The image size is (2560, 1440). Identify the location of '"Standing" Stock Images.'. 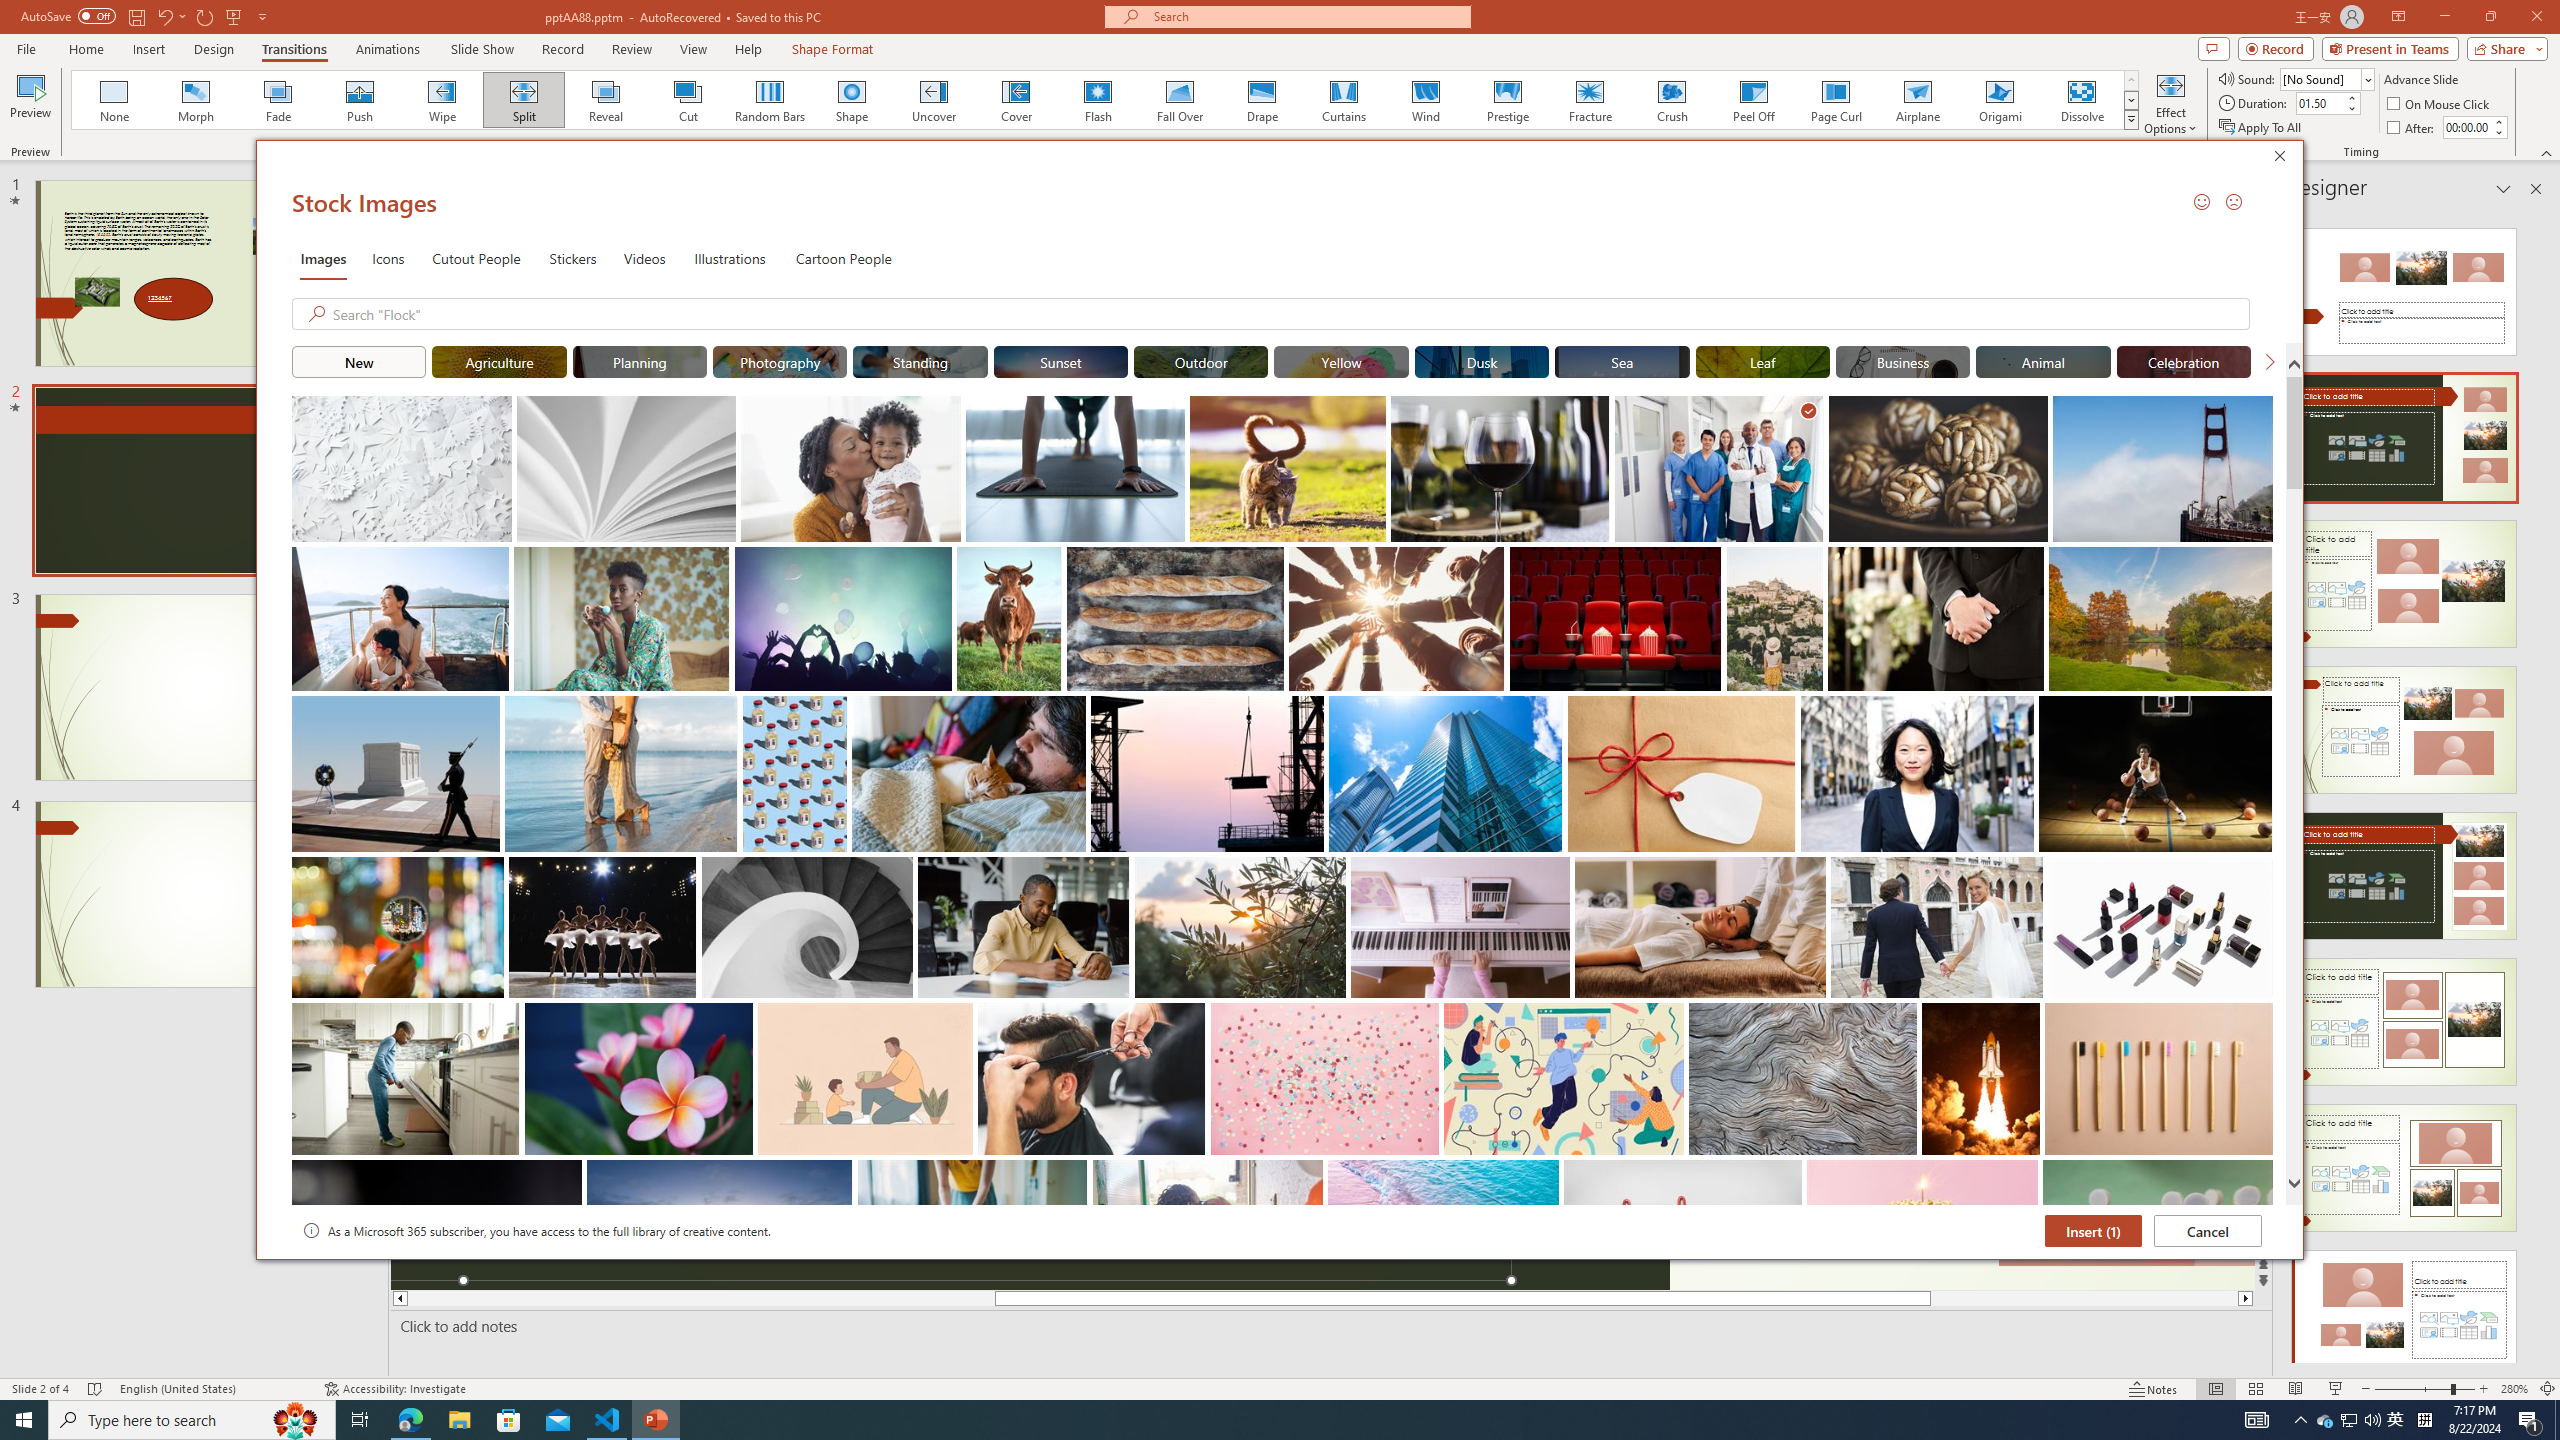
(920, 360).